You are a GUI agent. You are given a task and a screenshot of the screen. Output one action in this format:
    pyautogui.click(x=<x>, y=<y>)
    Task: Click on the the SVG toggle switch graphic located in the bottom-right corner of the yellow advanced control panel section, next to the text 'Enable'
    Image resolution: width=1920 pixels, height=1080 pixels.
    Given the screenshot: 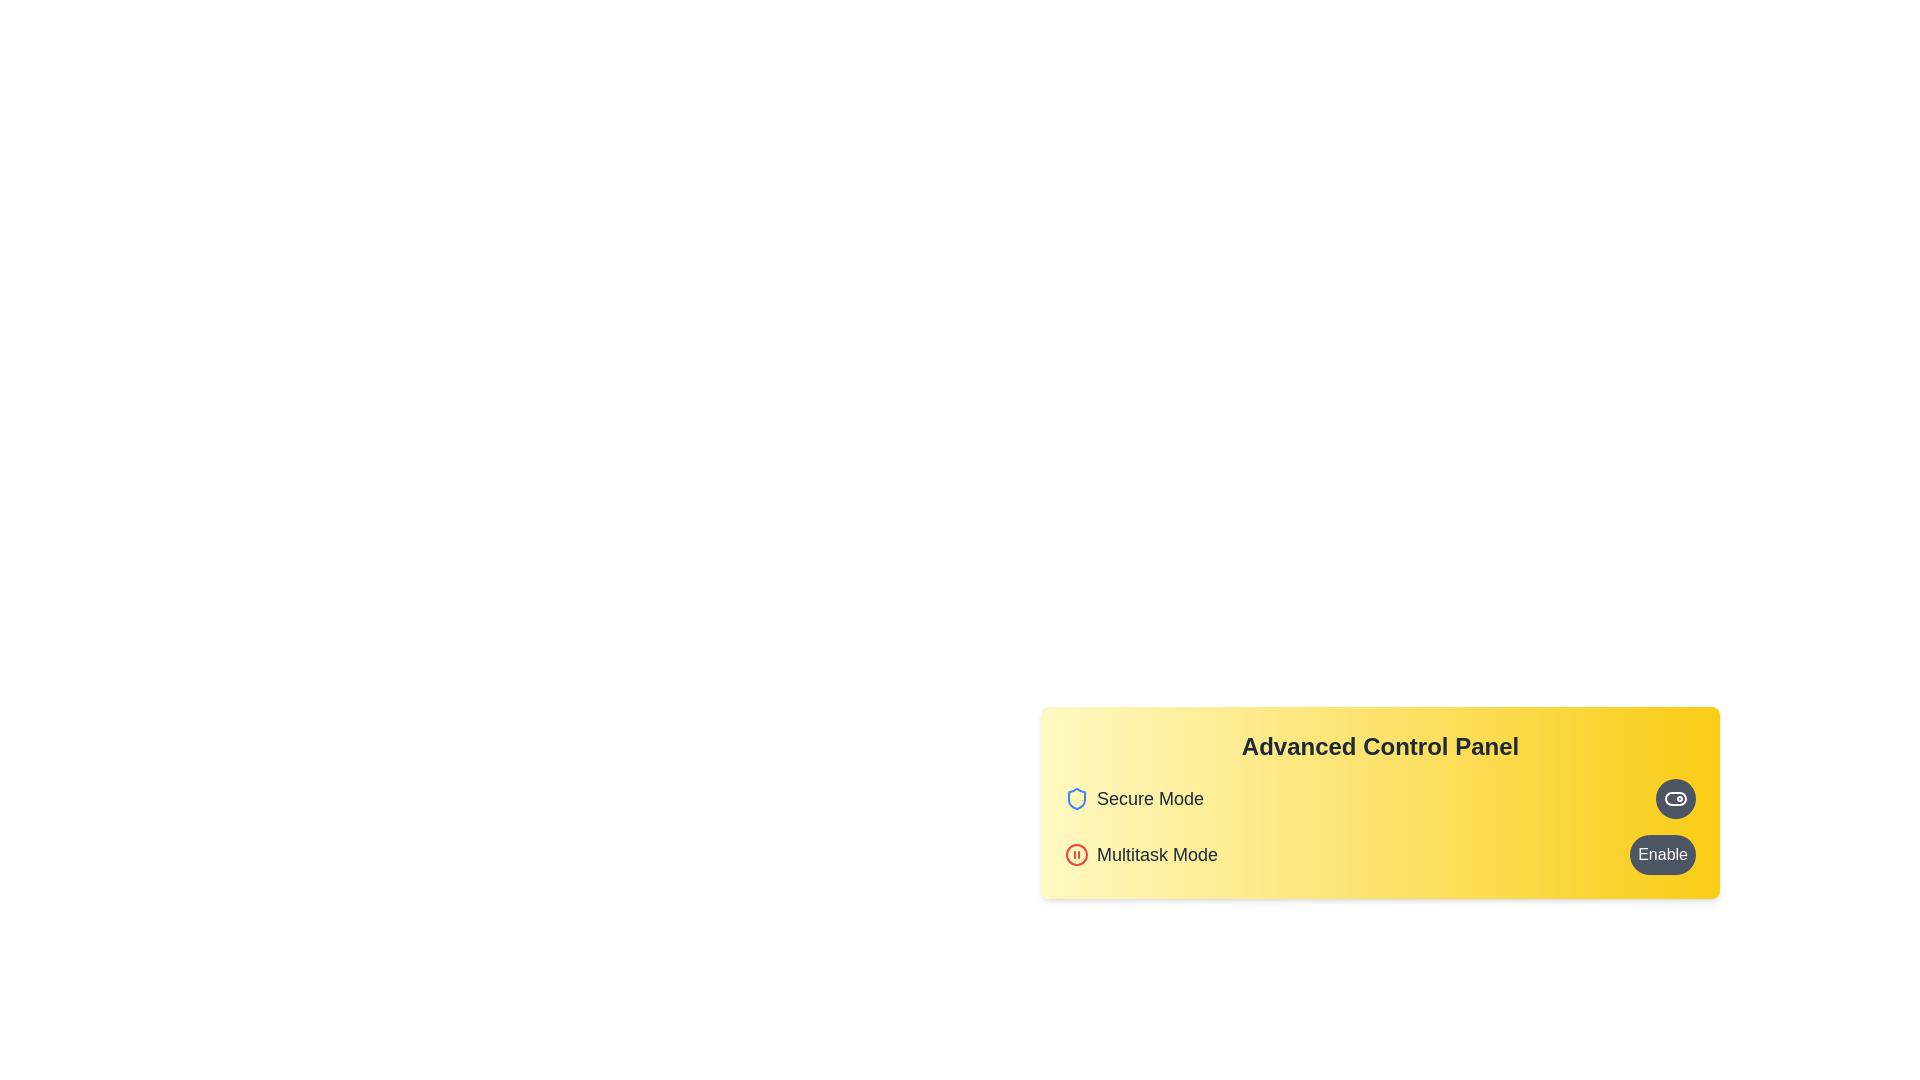 What is the action you would take?
    pyautogui.click(x=1675, y=797)
    